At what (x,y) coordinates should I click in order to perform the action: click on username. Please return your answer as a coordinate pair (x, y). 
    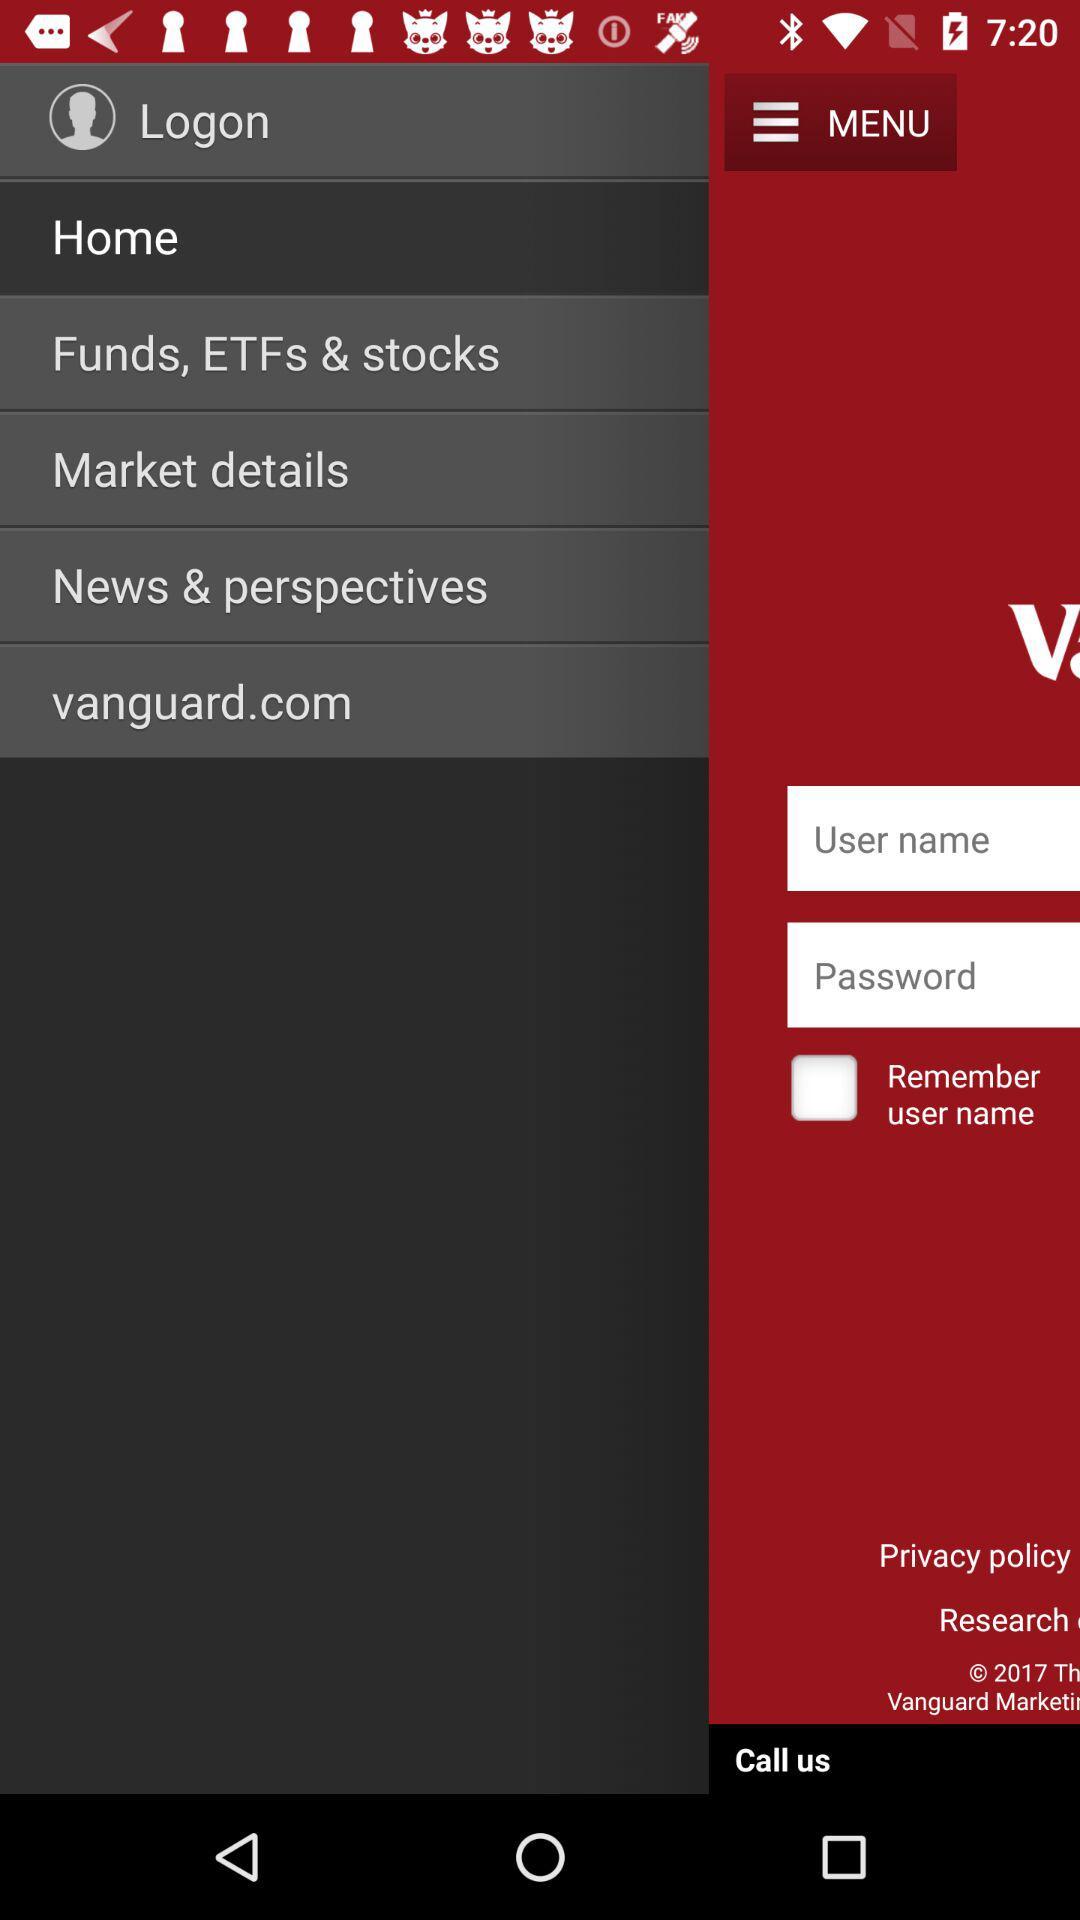
    Looking at the image, I should click on (933, 838).